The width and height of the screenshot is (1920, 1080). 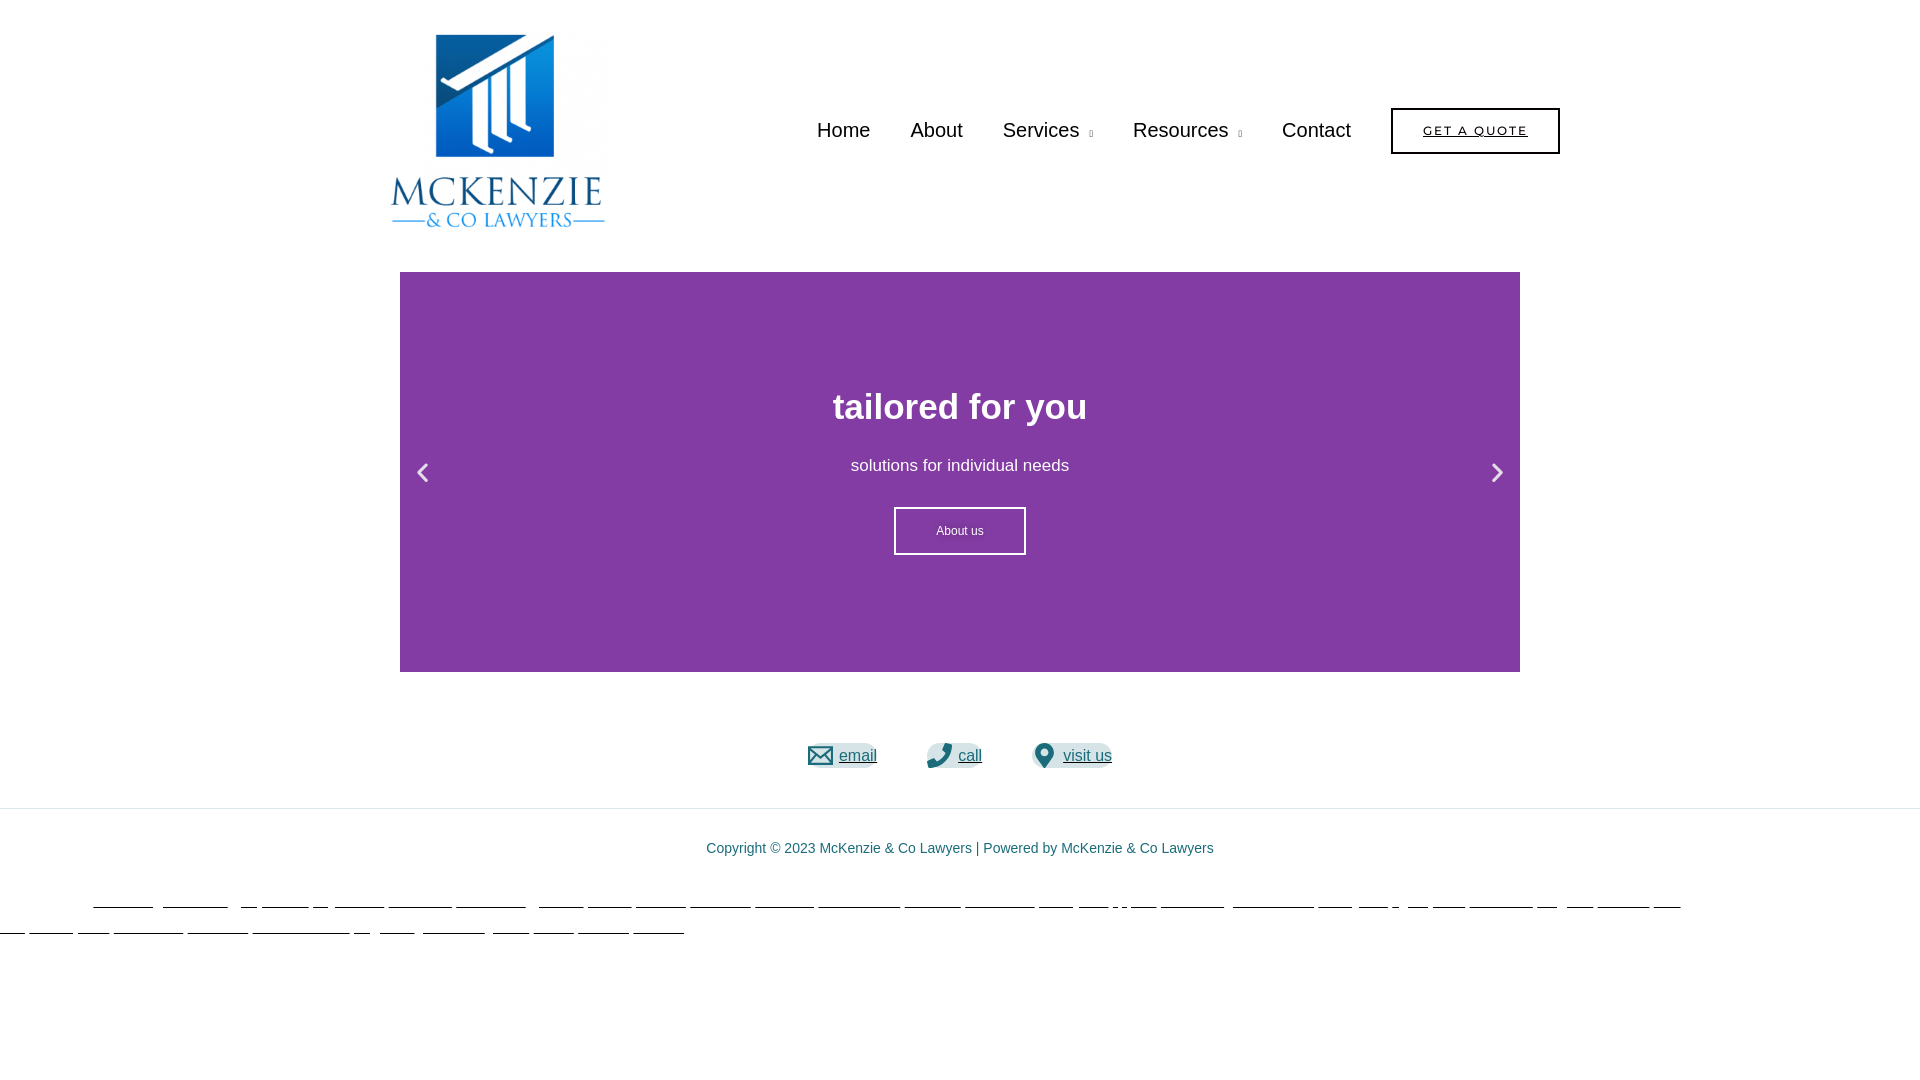 I want to click on 'Resources', so click(x=1187, y=130).